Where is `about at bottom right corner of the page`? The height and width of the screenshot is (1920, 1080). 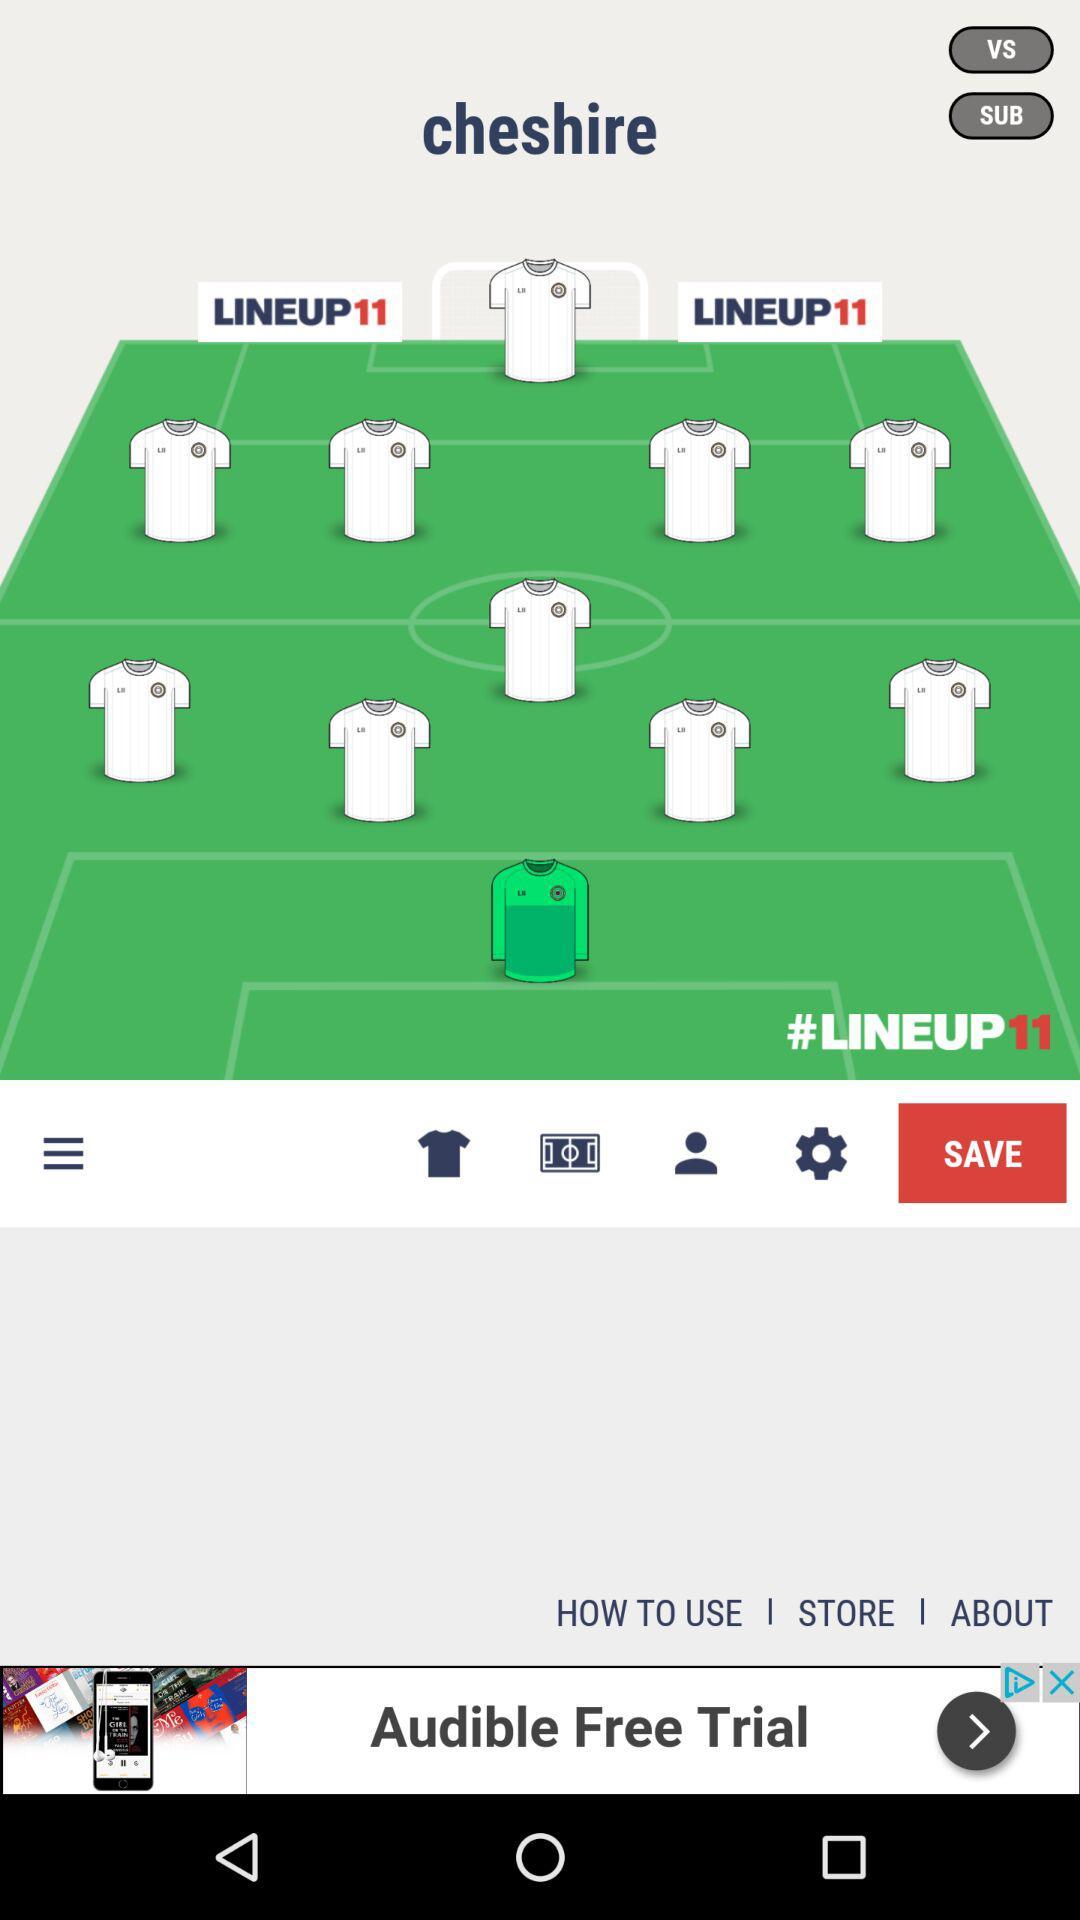
about at bottom right corner of the page is located at coordinates (1002, 1612).